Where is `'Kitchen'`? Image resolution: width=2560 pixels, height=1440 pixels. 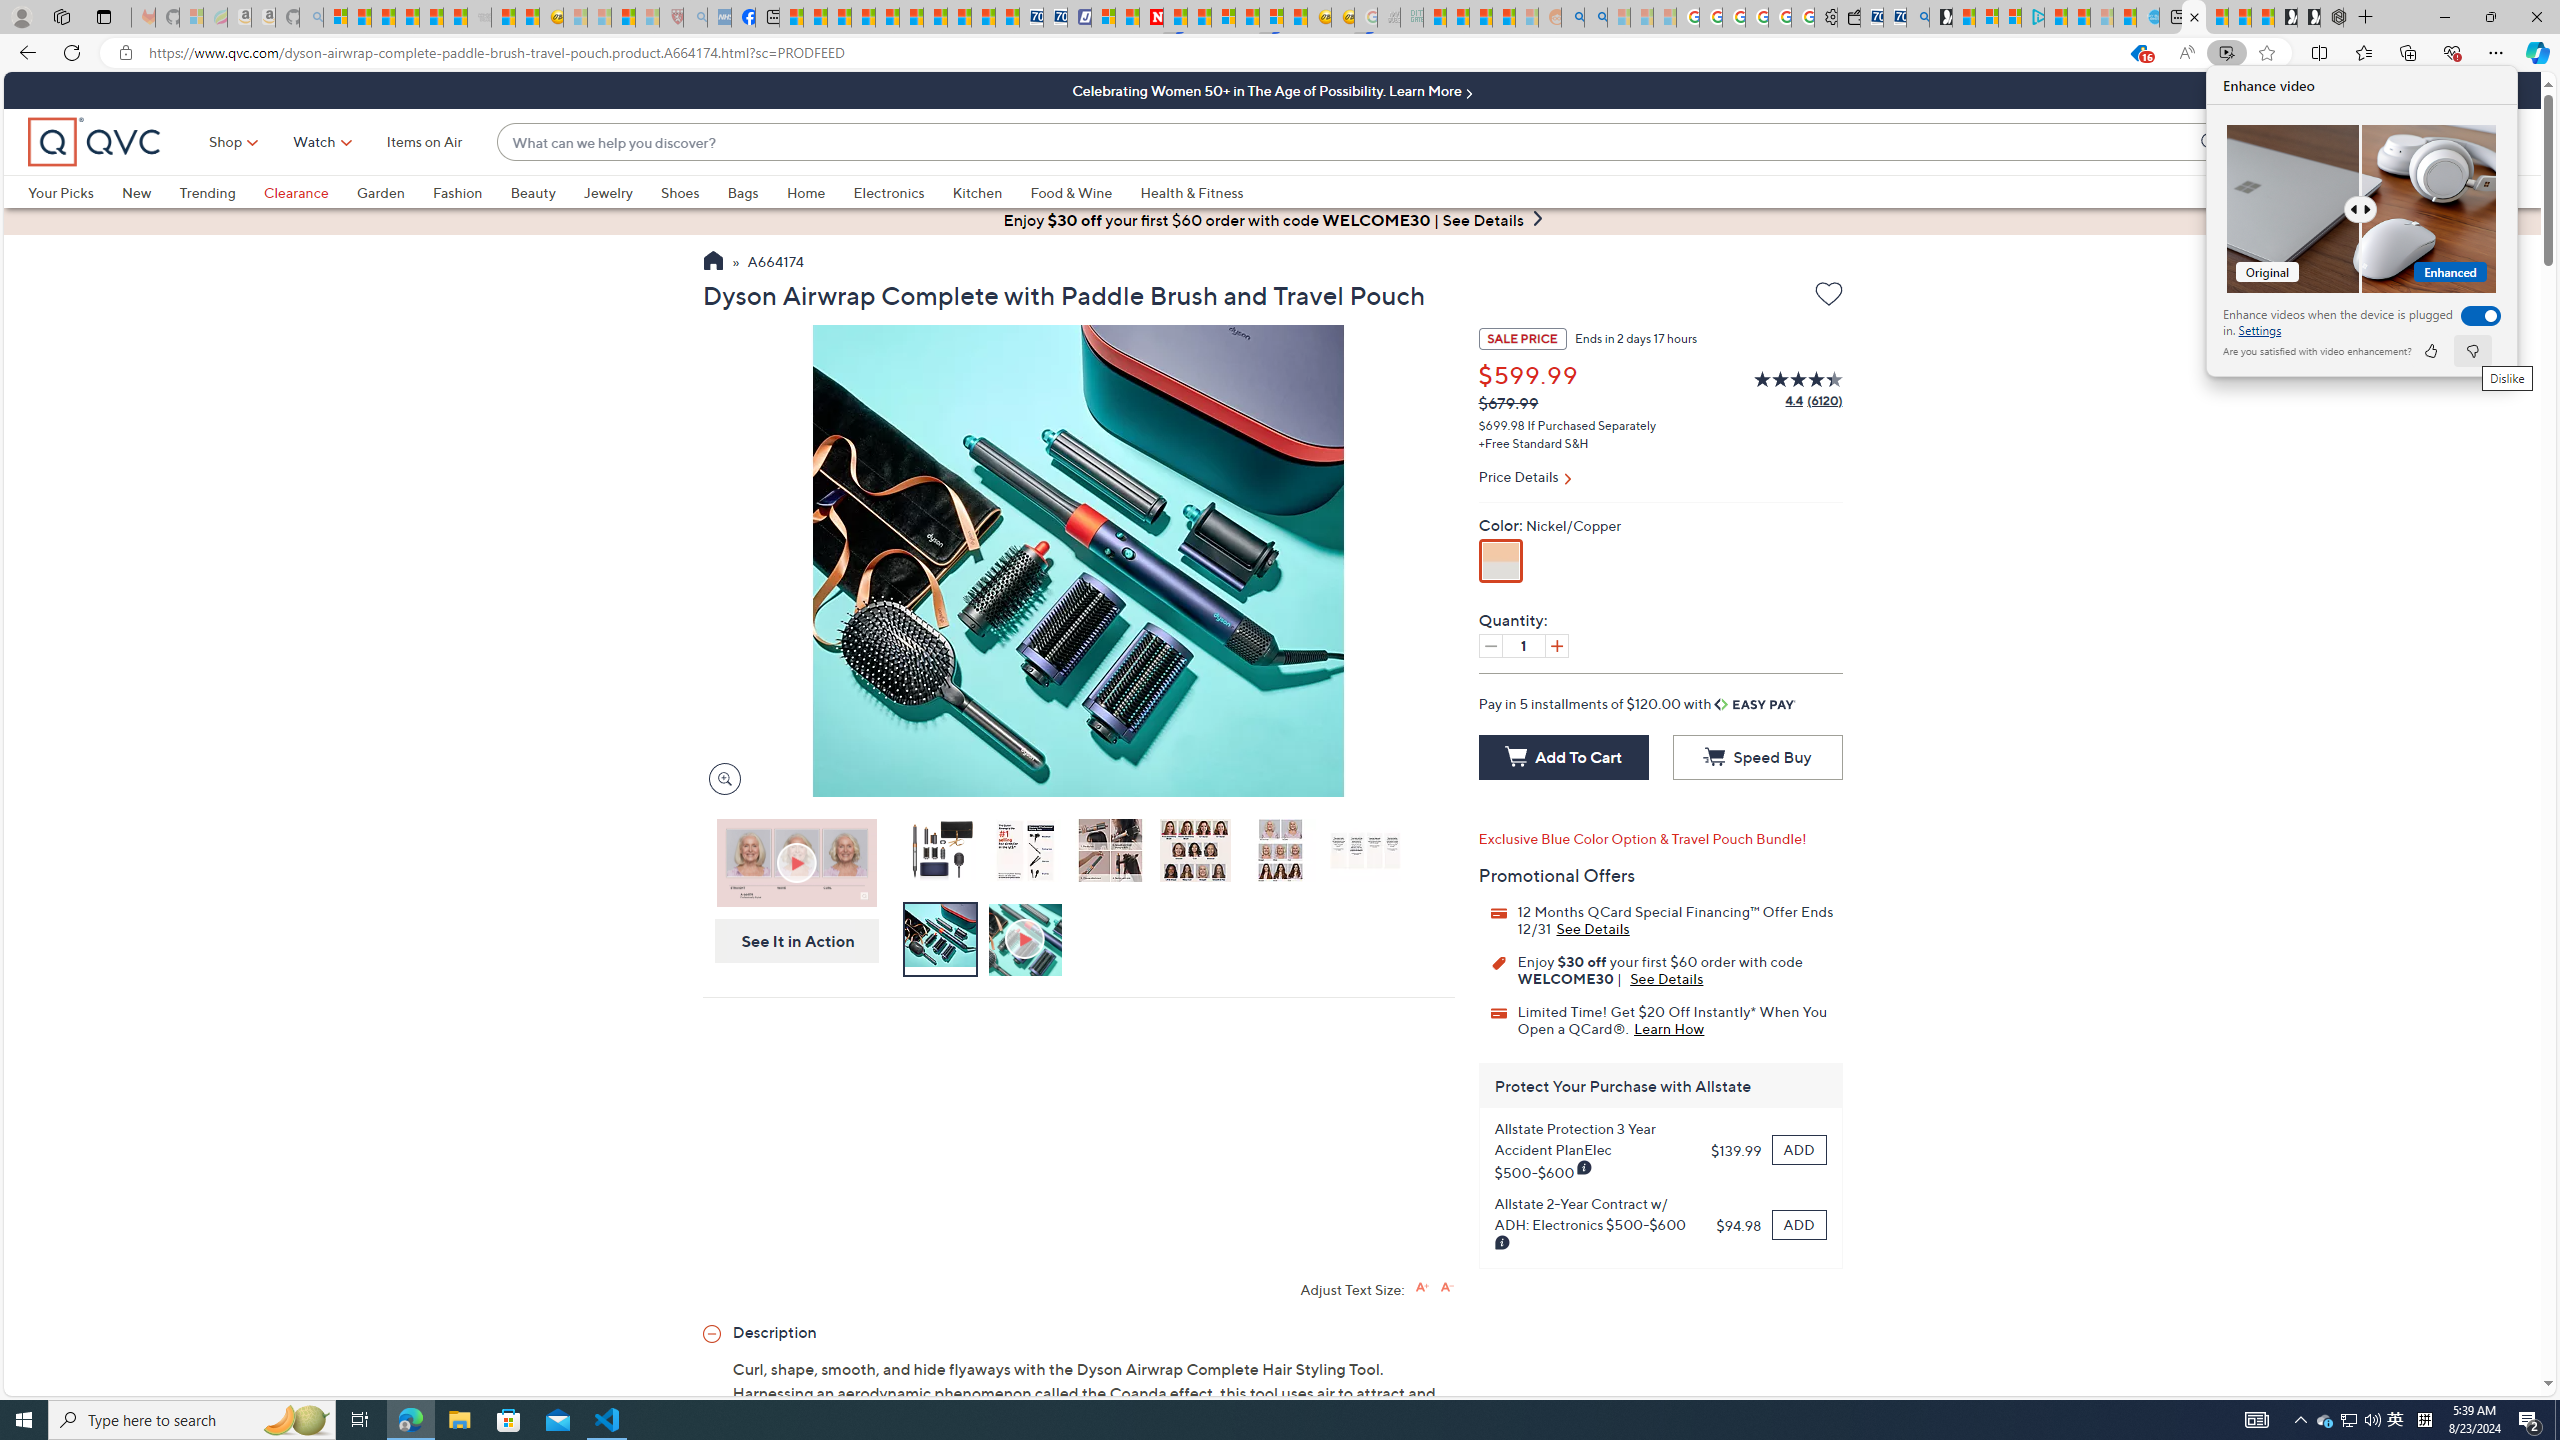 'Kitchen' is located at coordinates (977, 191).